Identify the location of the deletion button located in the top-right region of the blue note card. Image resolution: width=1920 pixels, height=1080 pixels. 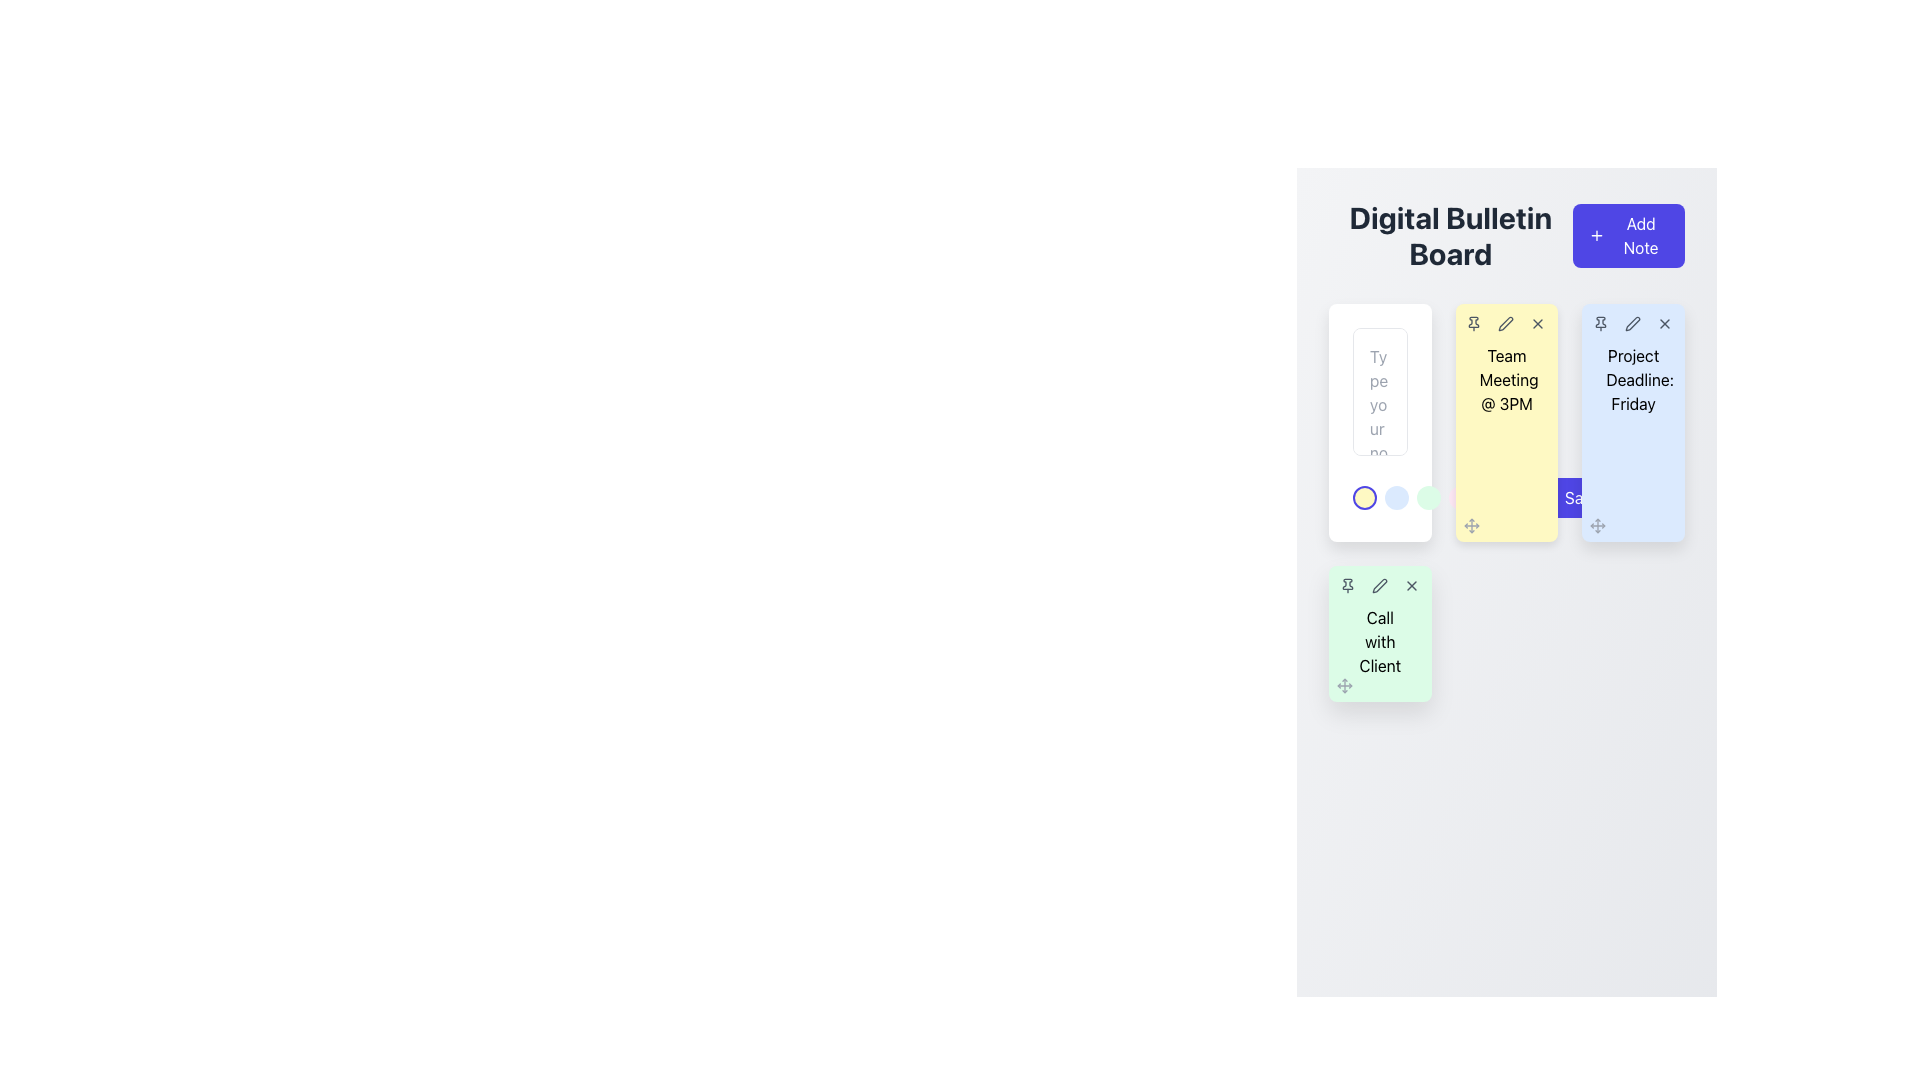
(1665, 323).